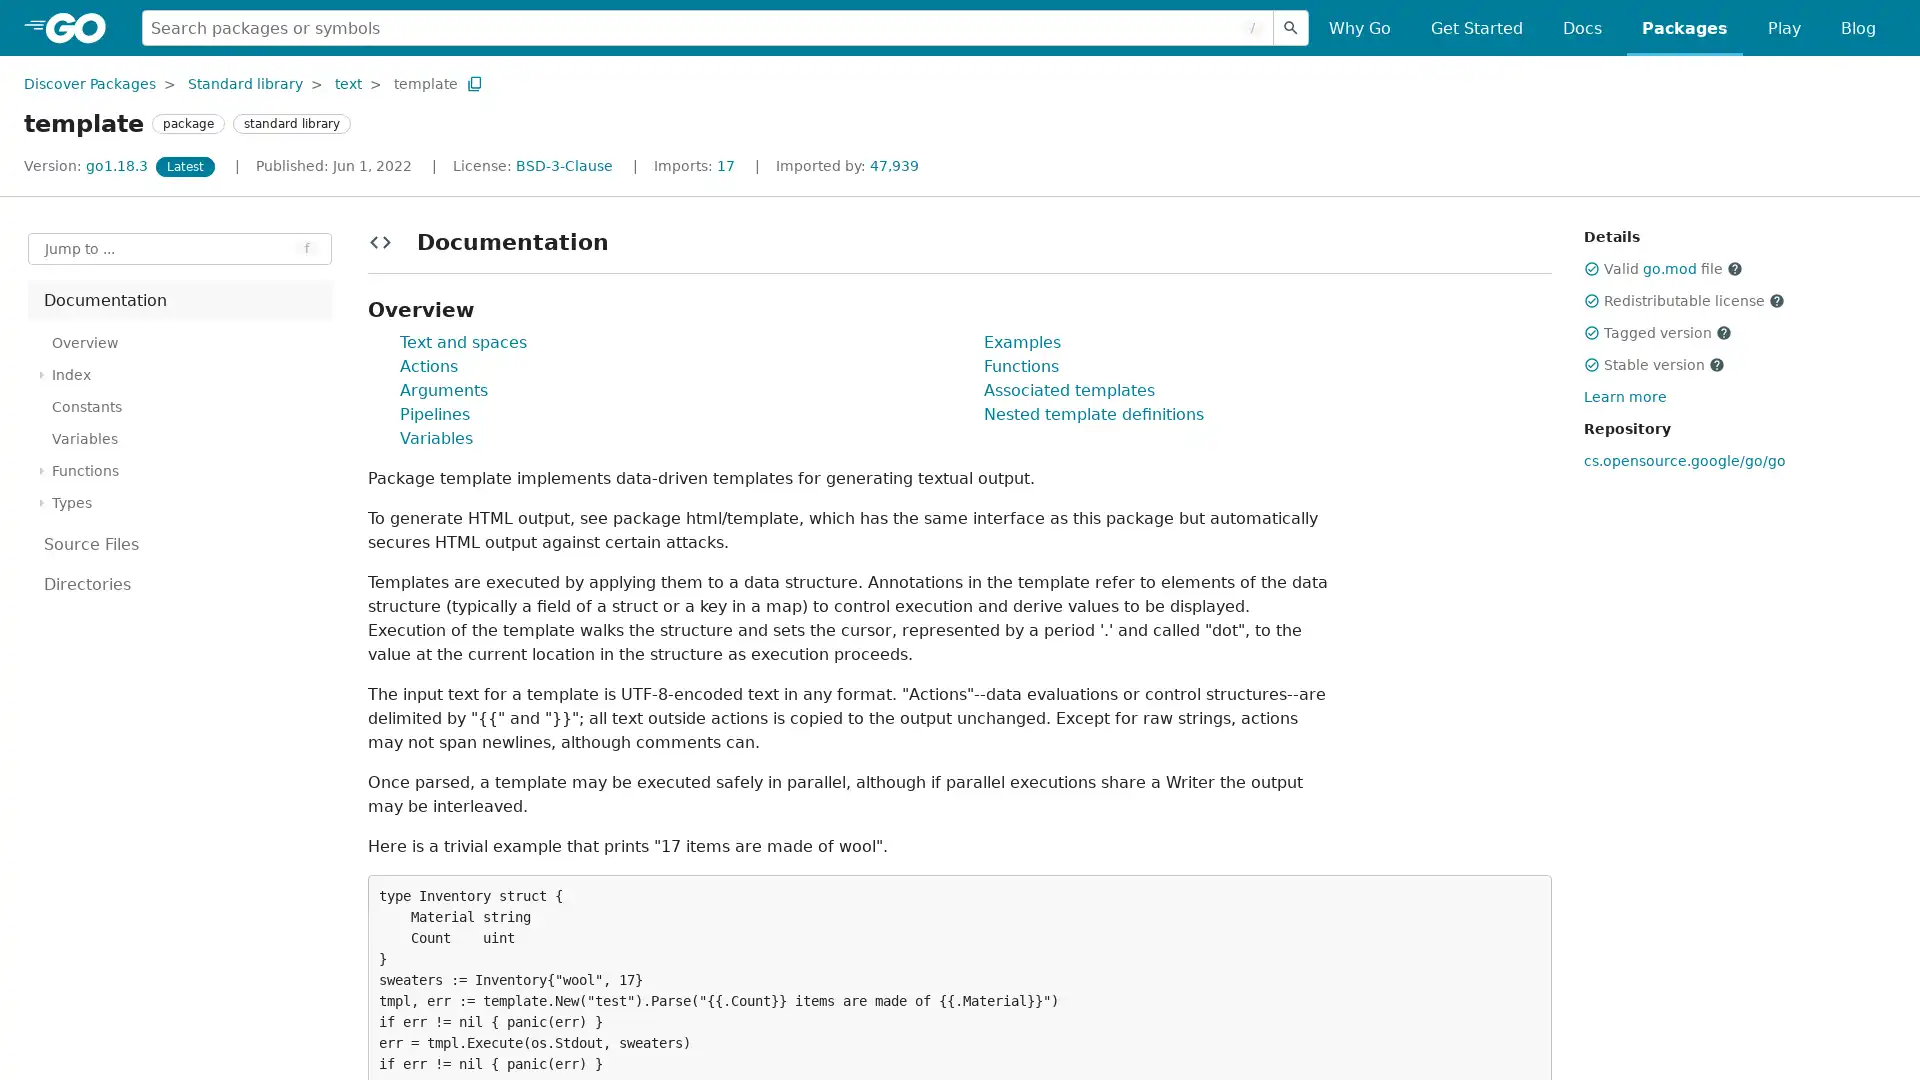 Image resolution: width=1920 pixels, height=1080 pixels. I want to click on Copy Path to Clipboard, so click(473, 82).